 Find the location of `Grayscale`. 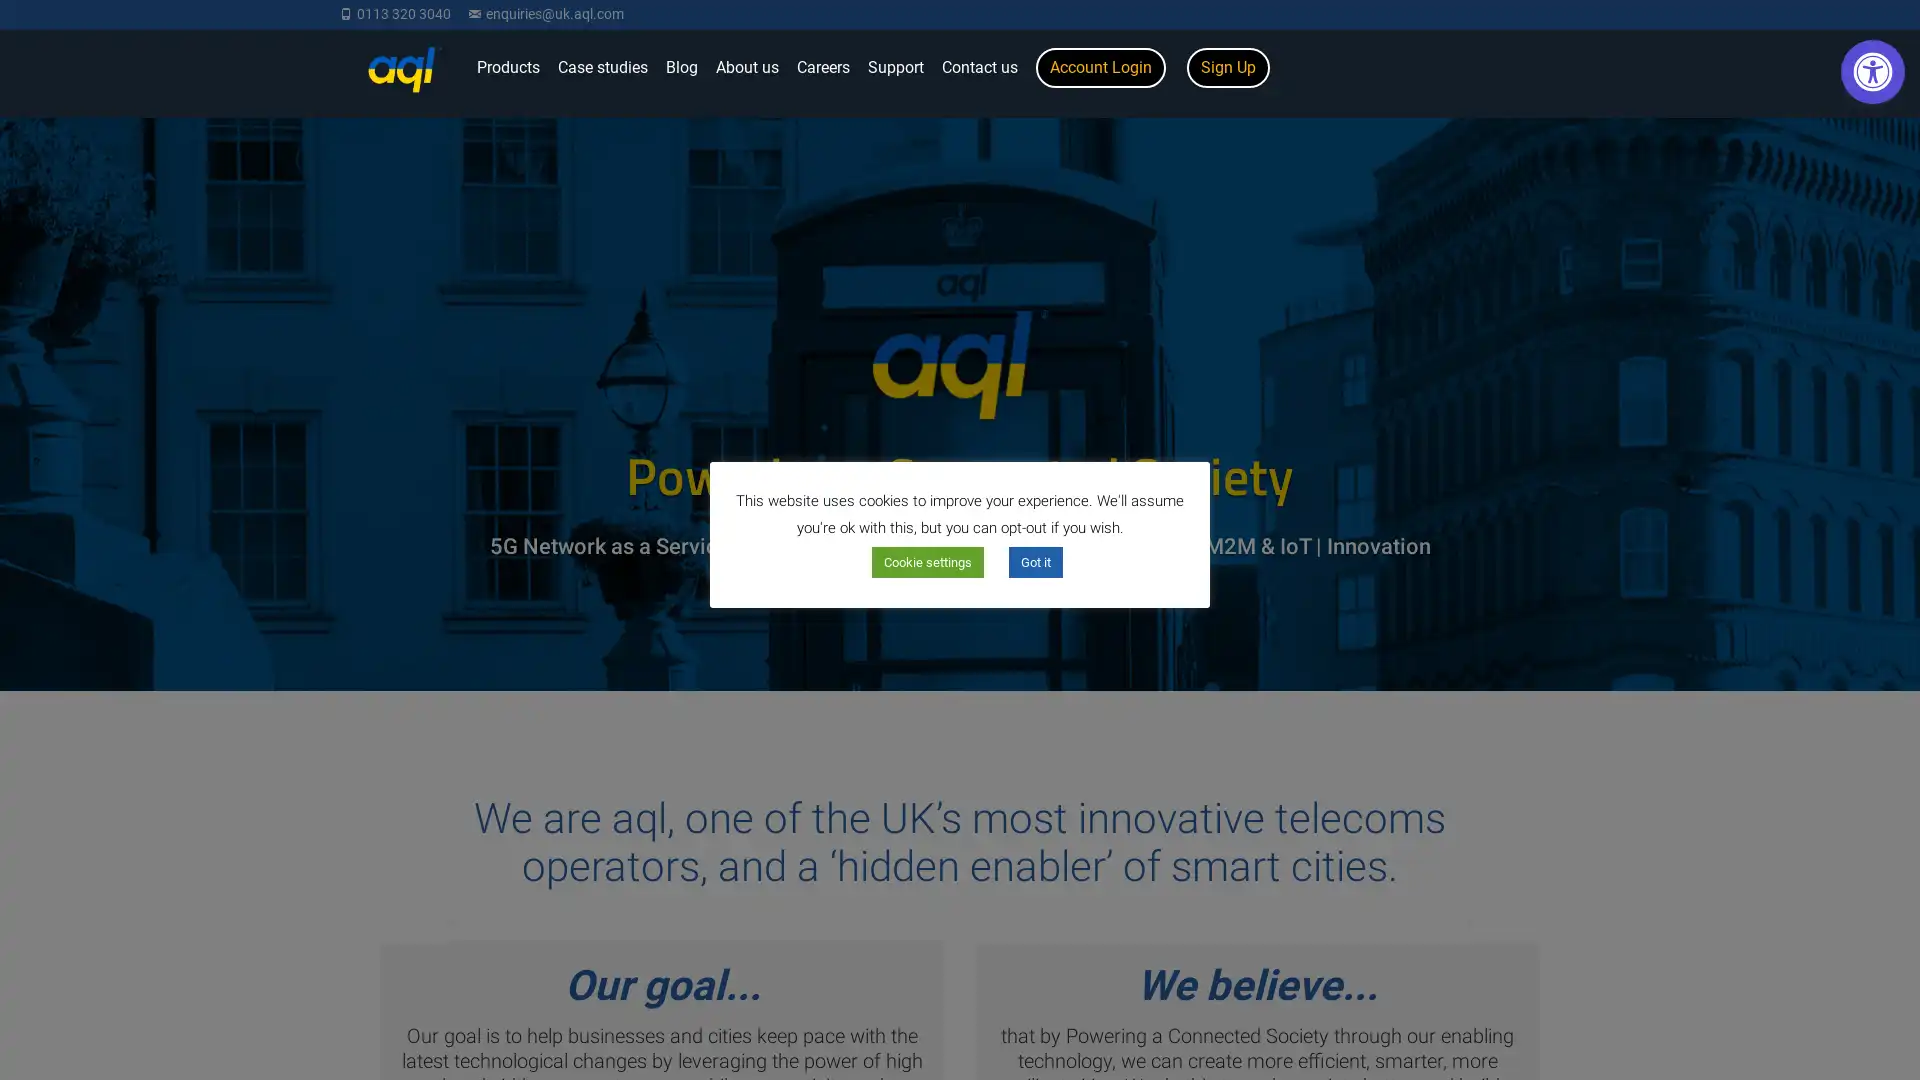

Grayscale is located at coordinates (1745, 300).